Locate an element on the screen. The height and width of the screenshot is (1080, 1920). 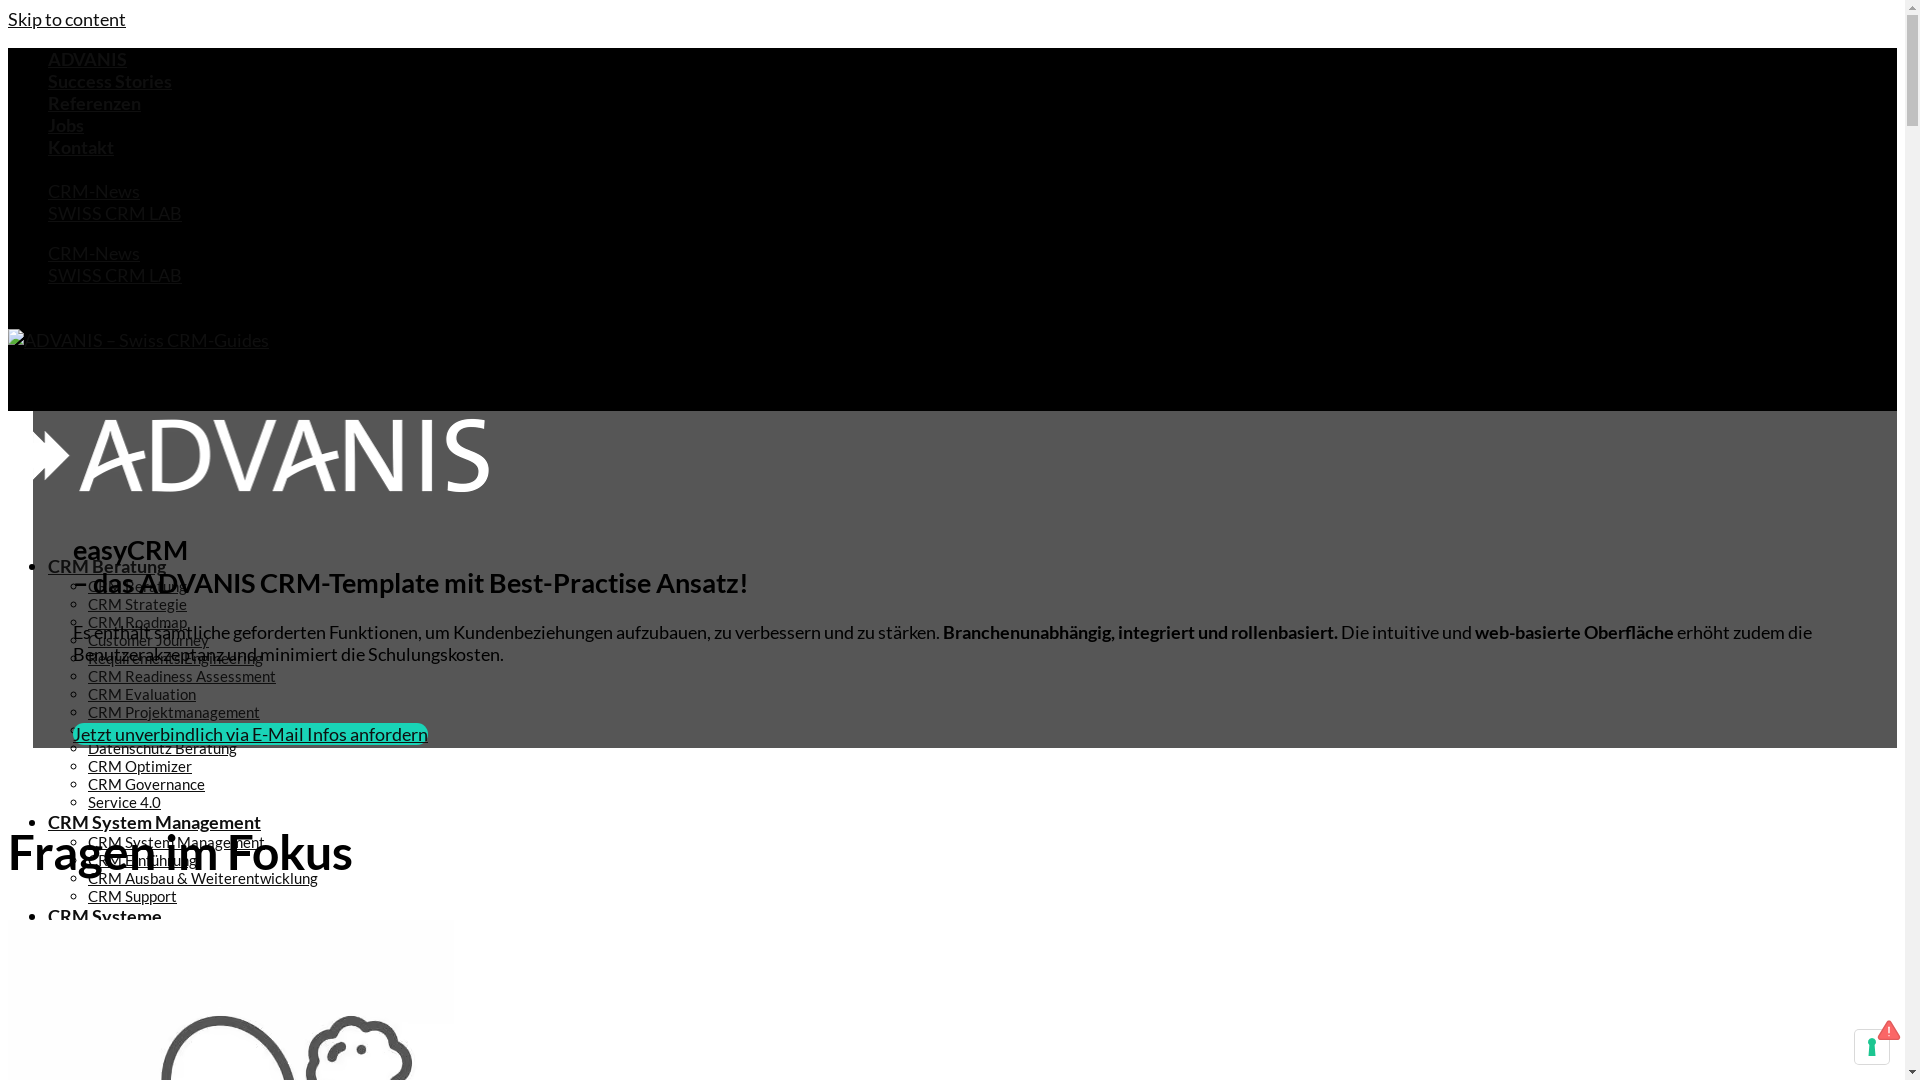
'CRM Optimizer' is located at coordinates (138, 765).